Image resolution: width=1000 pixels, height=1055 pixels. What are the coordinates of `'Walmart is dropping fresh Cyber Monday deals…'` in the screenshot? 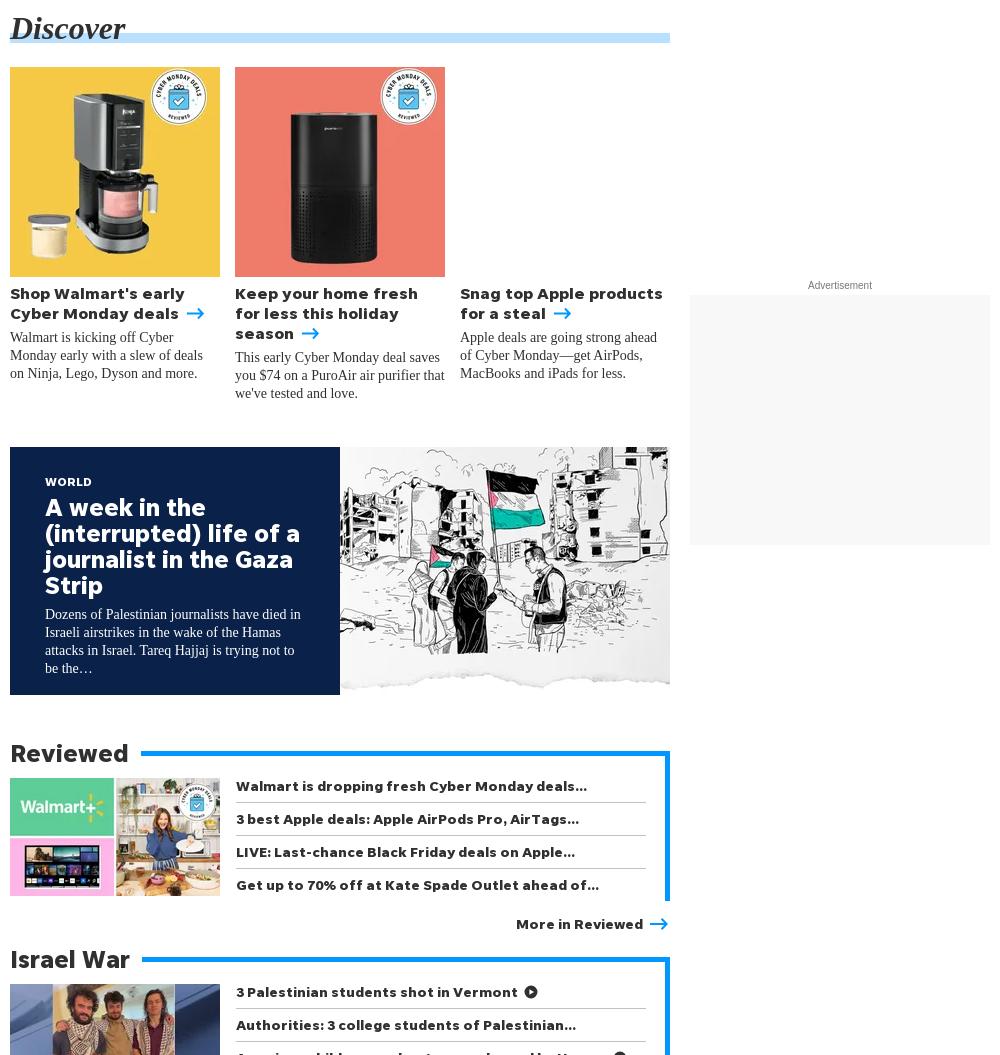 It's located at (411, 784).